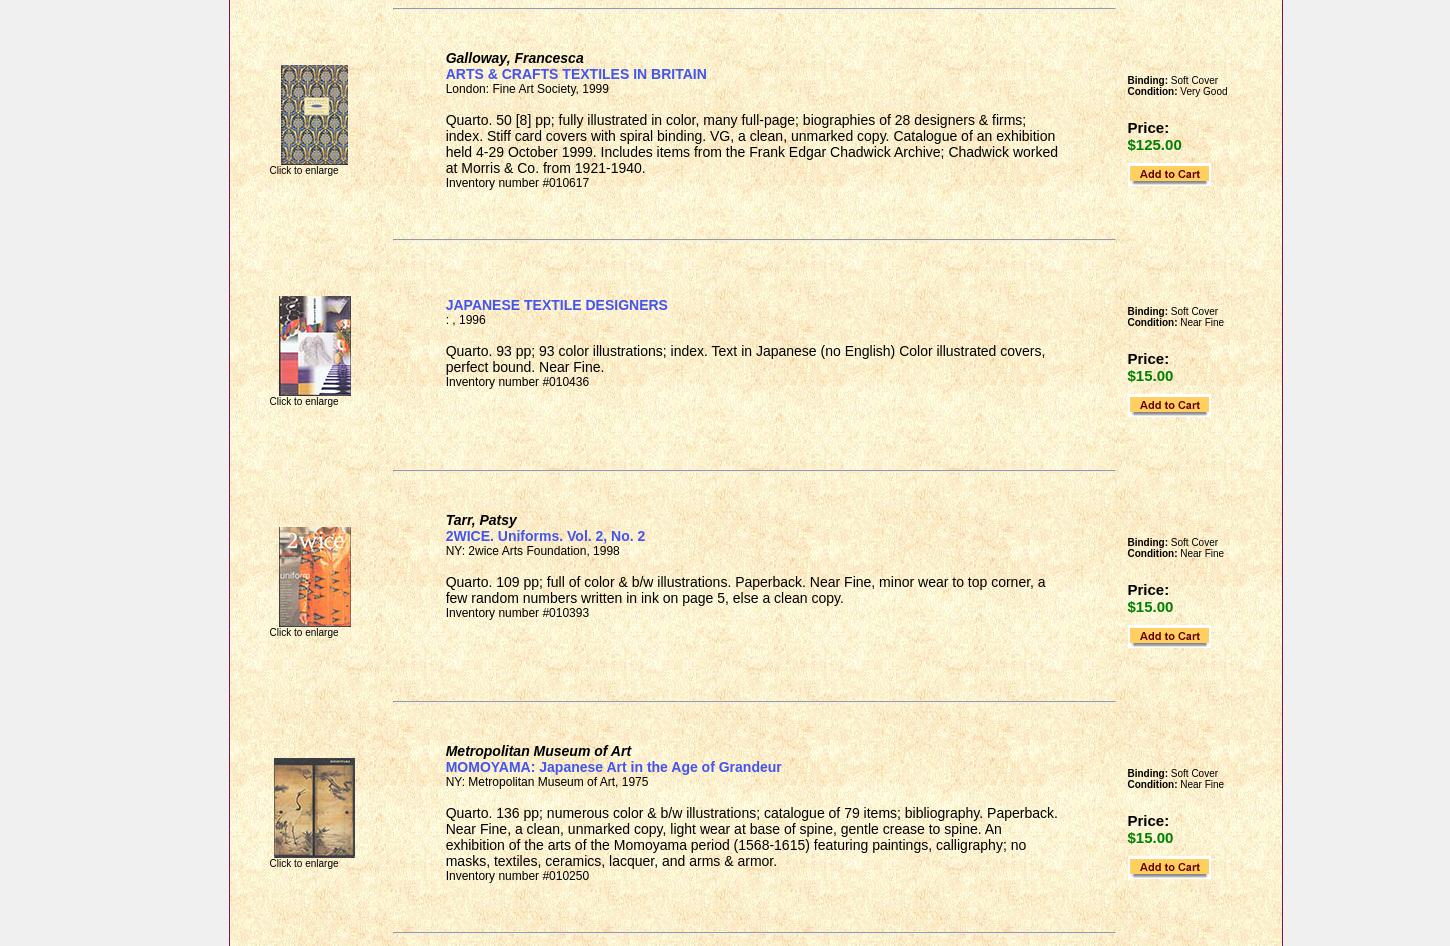 The image size is (1450, 946). Describe the element at coordinates (555, 303) in the screenshot. I see `'JAPANESE TEXTILE DESIGNERS'` at that location.